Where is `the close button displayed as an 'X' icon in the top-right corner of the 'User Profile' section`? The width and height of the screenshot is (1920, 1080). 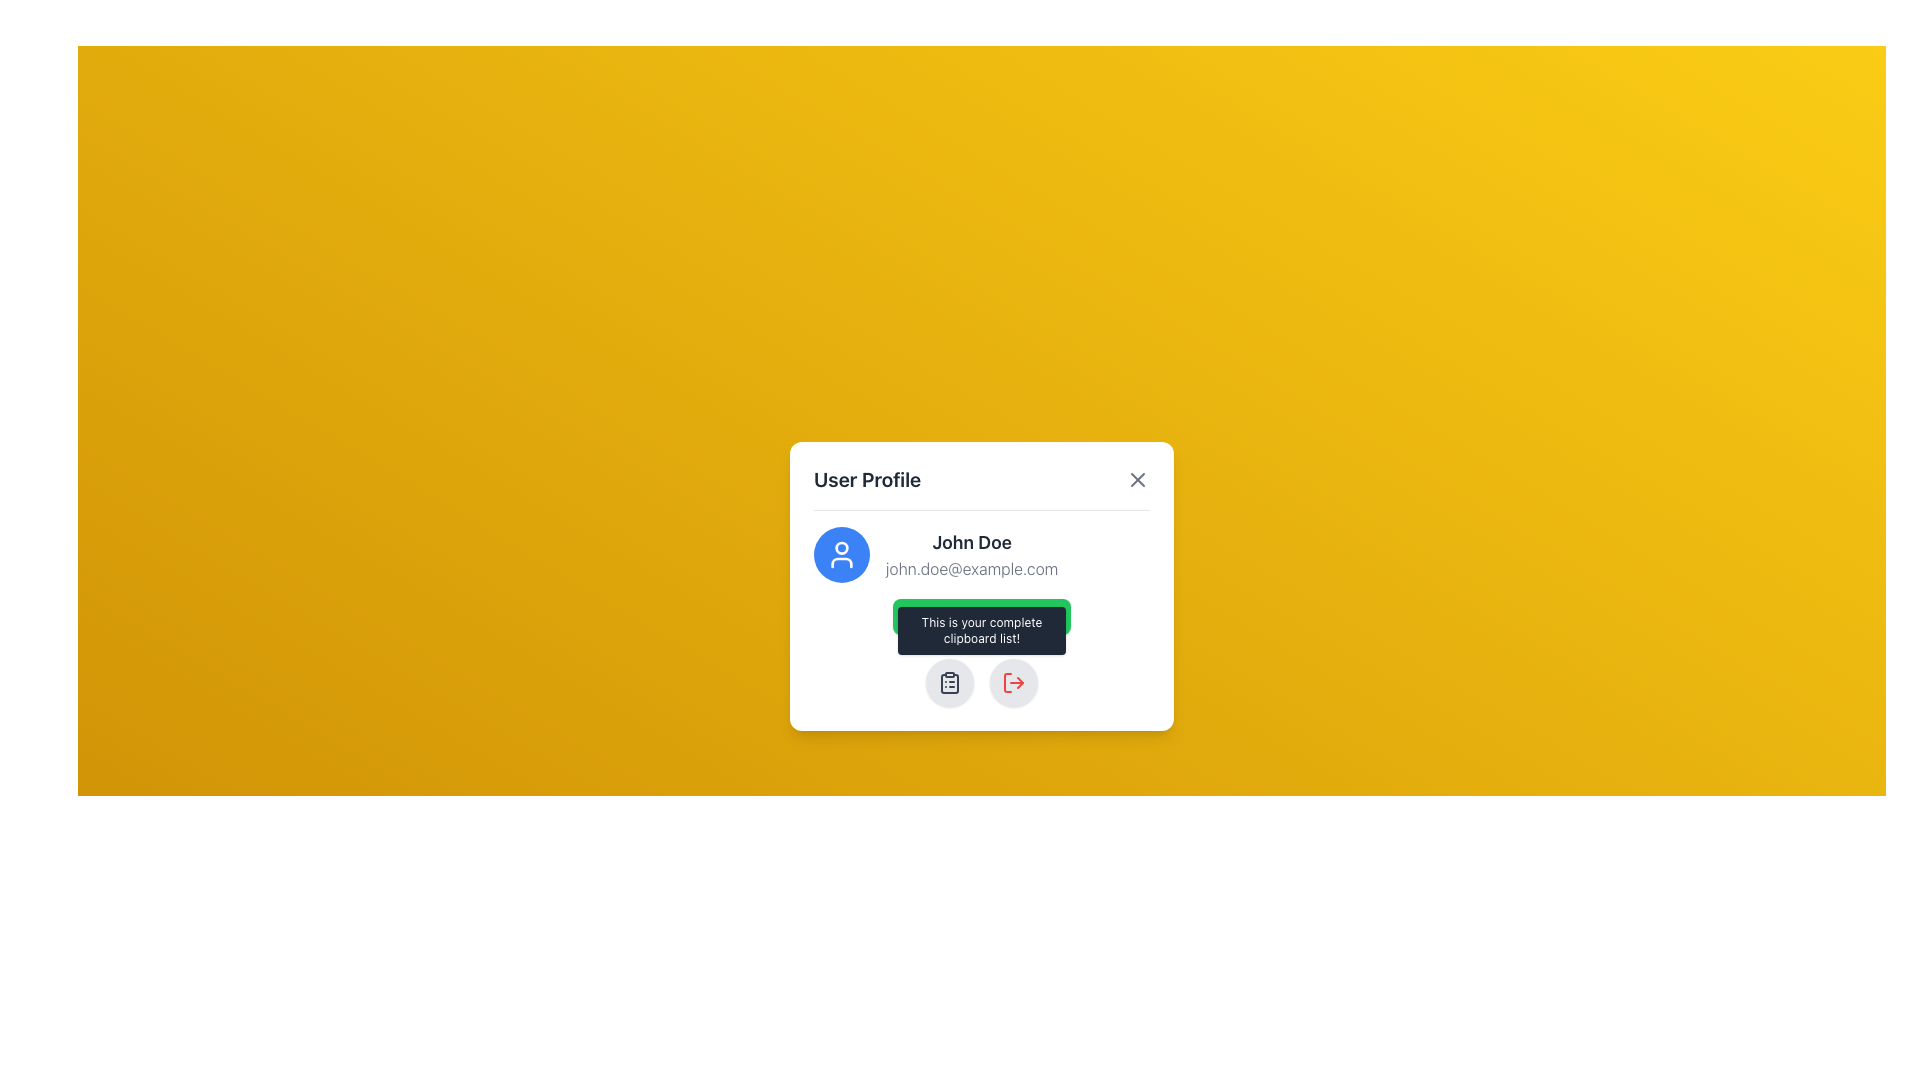 the close button displayed as an 'X' icon in the top-right corner of the 'User Profile' section is located at coordinates (1137, 479).